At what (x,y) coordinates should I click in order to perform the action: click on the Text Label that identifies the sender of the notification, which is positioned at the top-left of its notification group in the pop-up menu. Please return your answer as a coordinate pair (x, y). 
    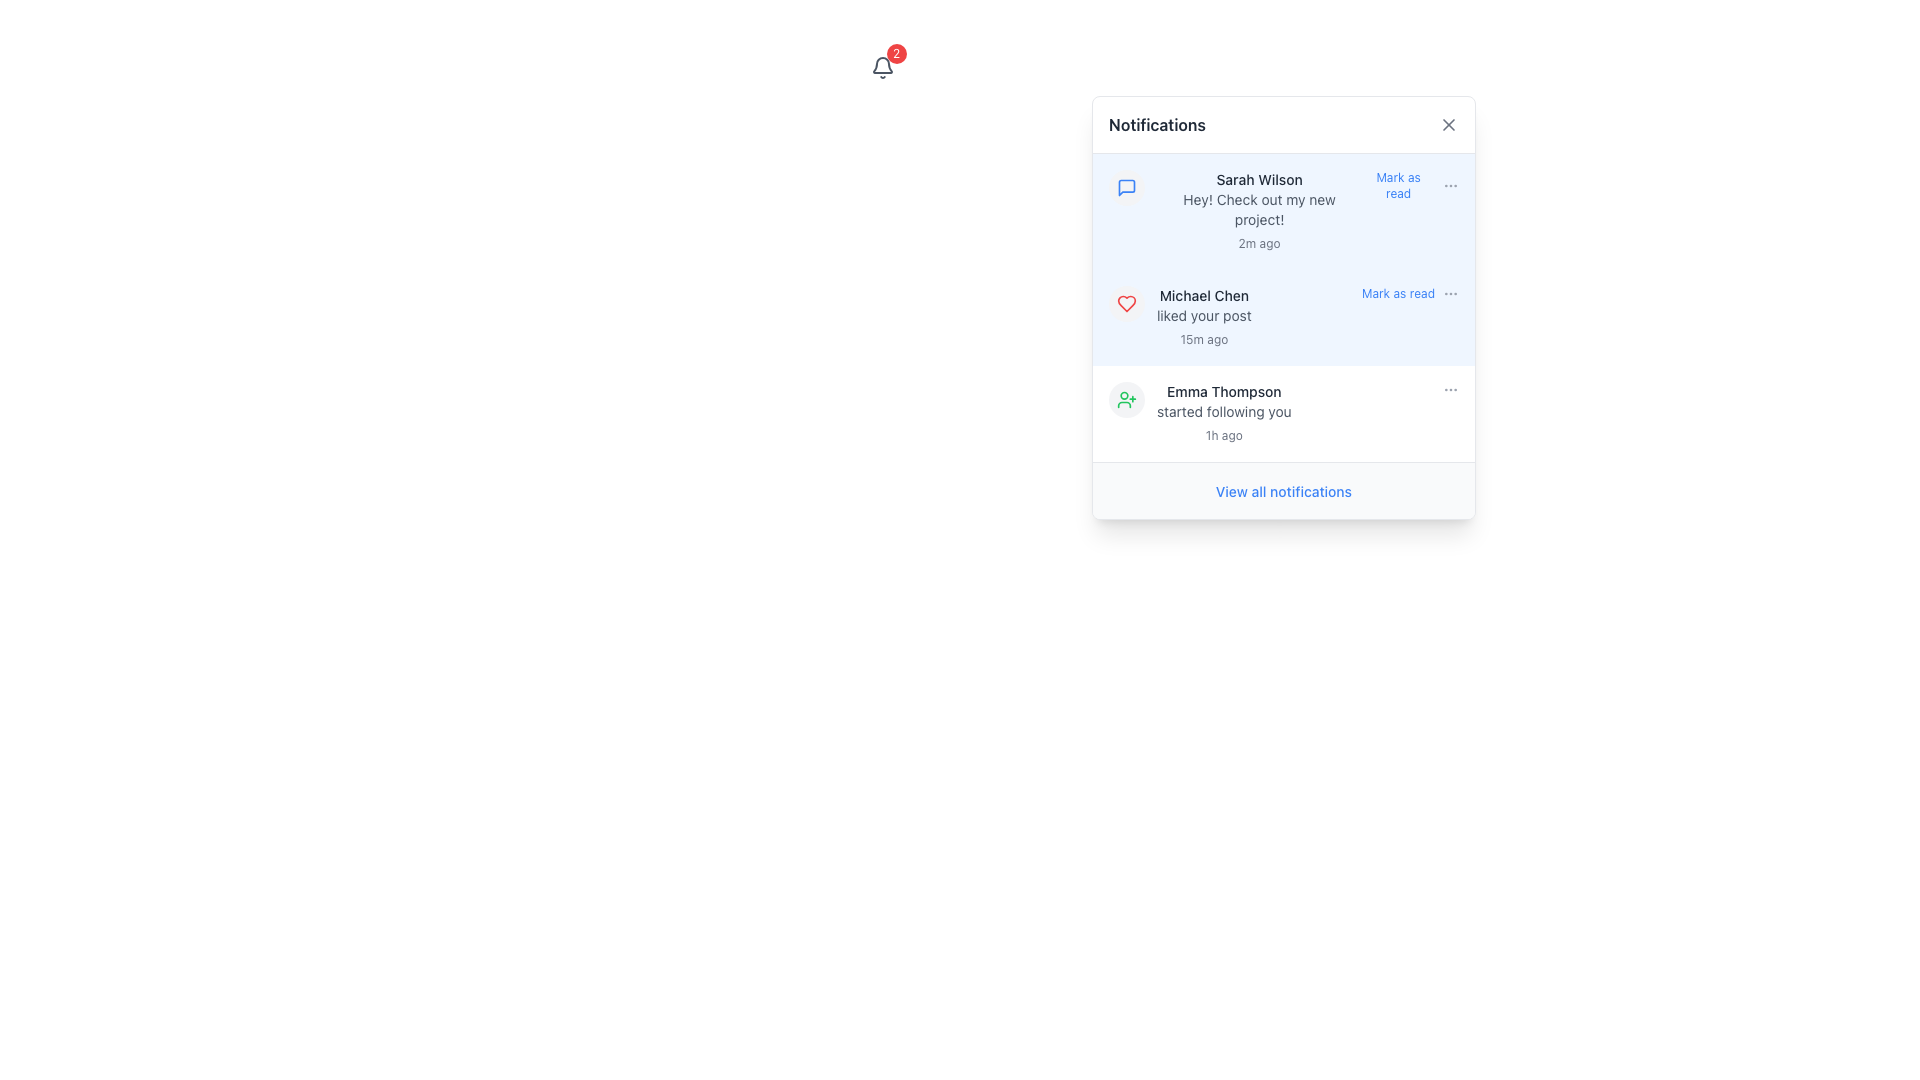
    Looking at the image, I should click on (1258, 180).